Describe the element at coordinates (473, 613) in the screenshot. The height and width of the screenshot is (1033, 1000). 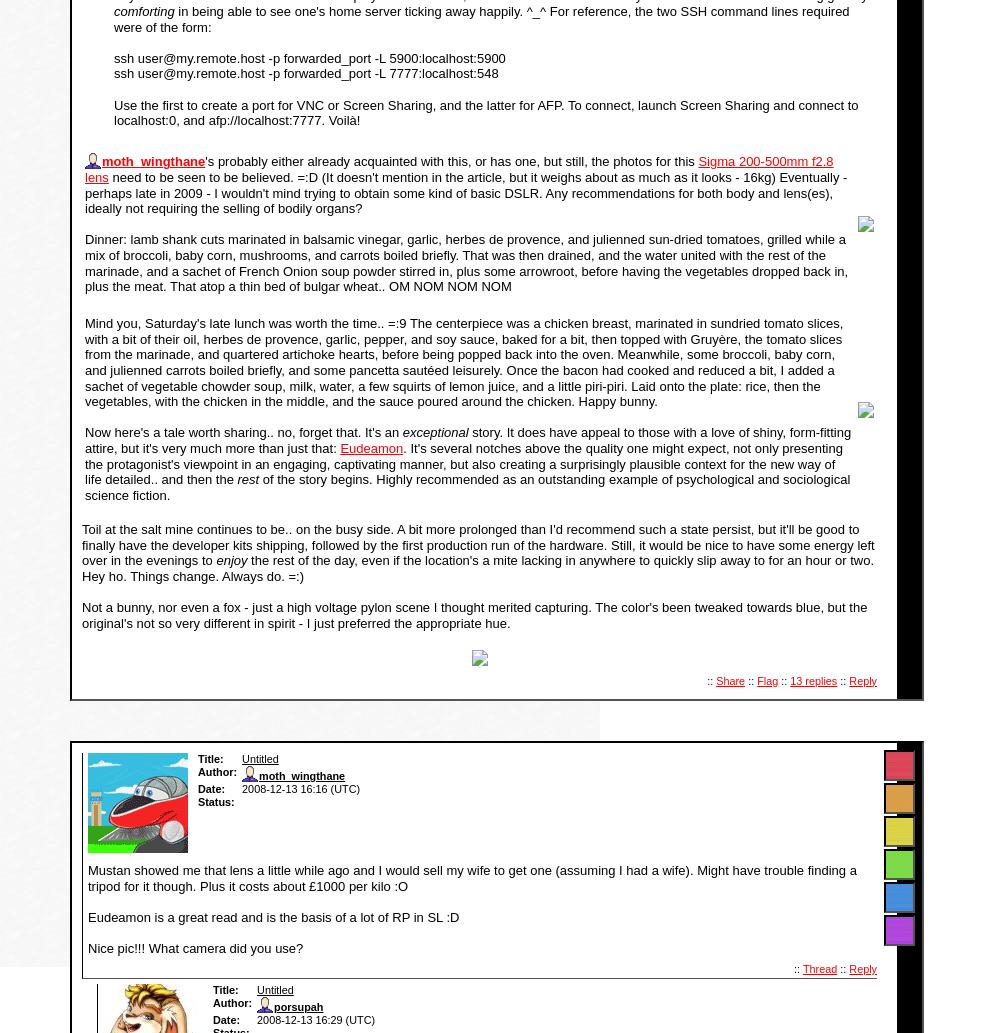
I see `'Not a bunny, nor even a fox - just a high voltage pylon scene I thought merited capturing. The color's been tweaked towards blue, but the original's not so very different in spirit - I just preferred the appropriate hue.'` at that location.